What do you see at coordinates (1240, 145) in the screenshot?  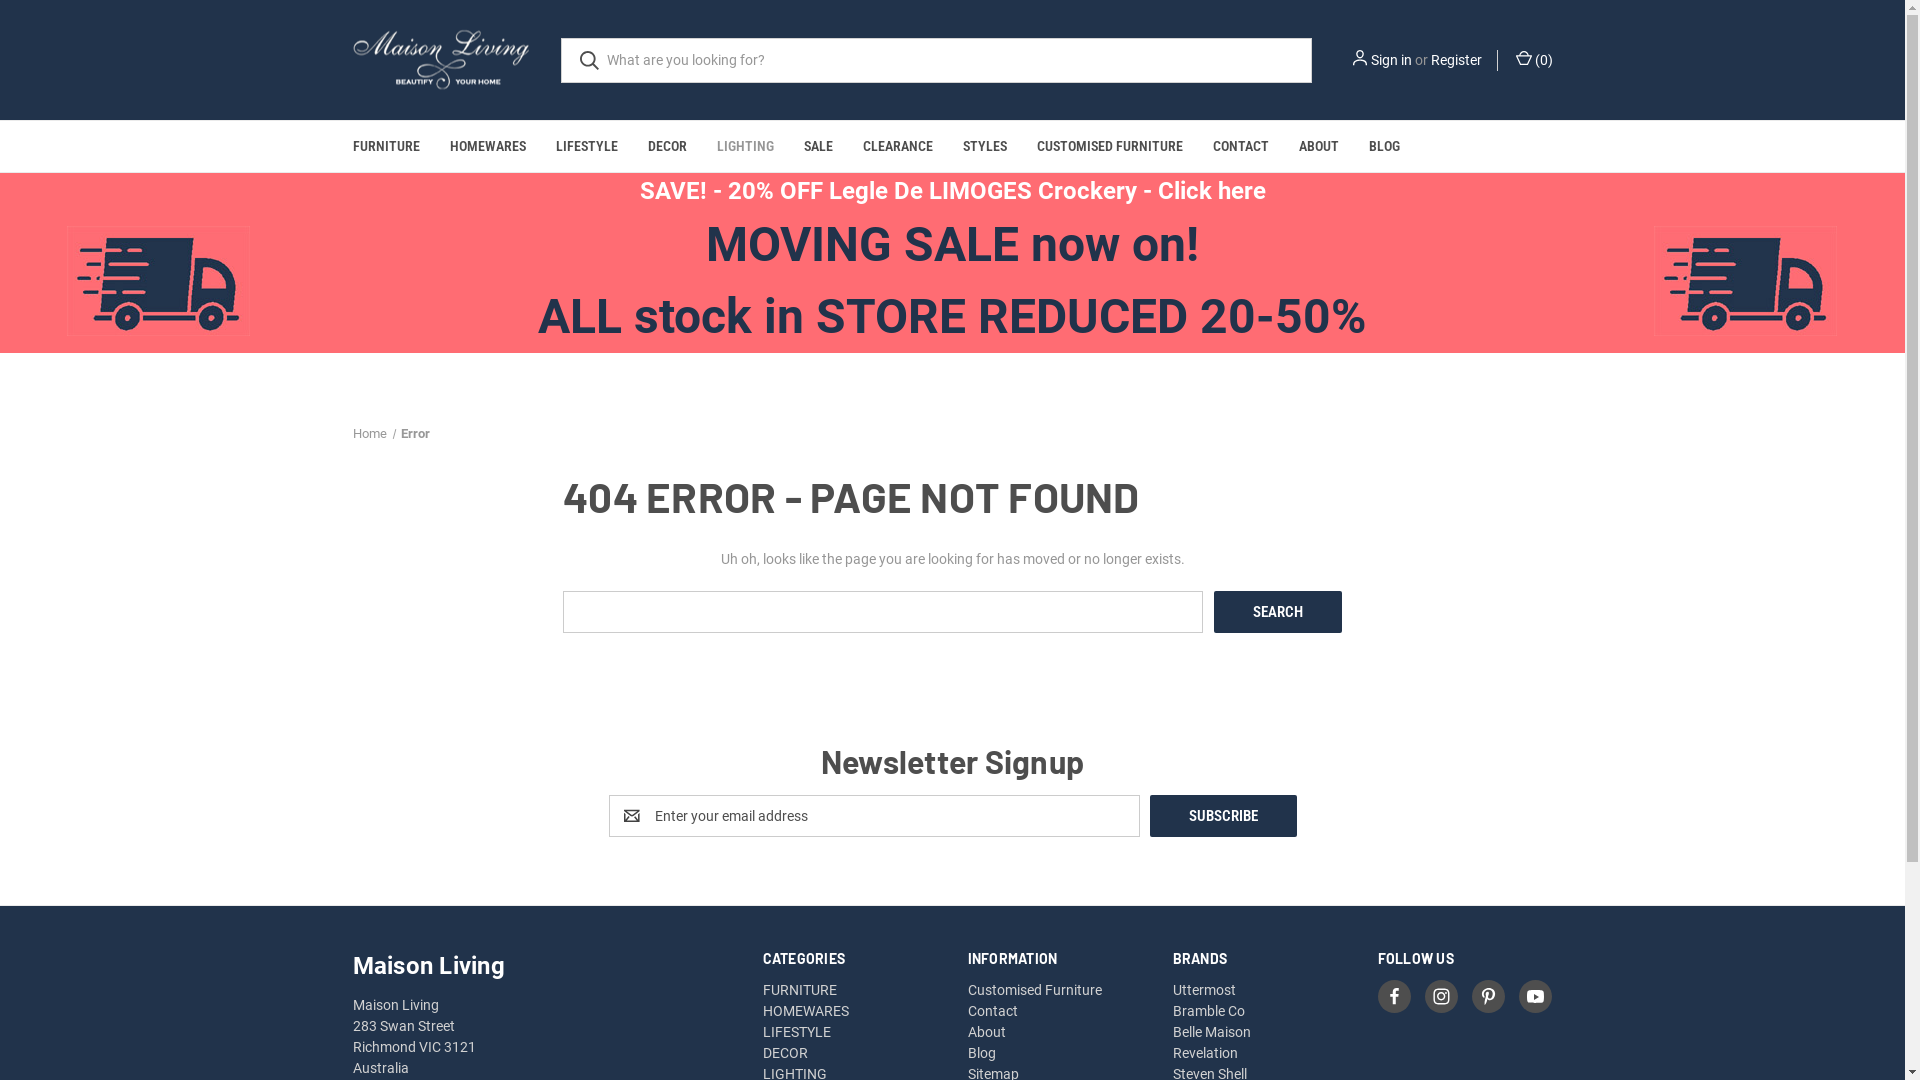 I see `'CONTACT'` at bounding box center [1240, 145].